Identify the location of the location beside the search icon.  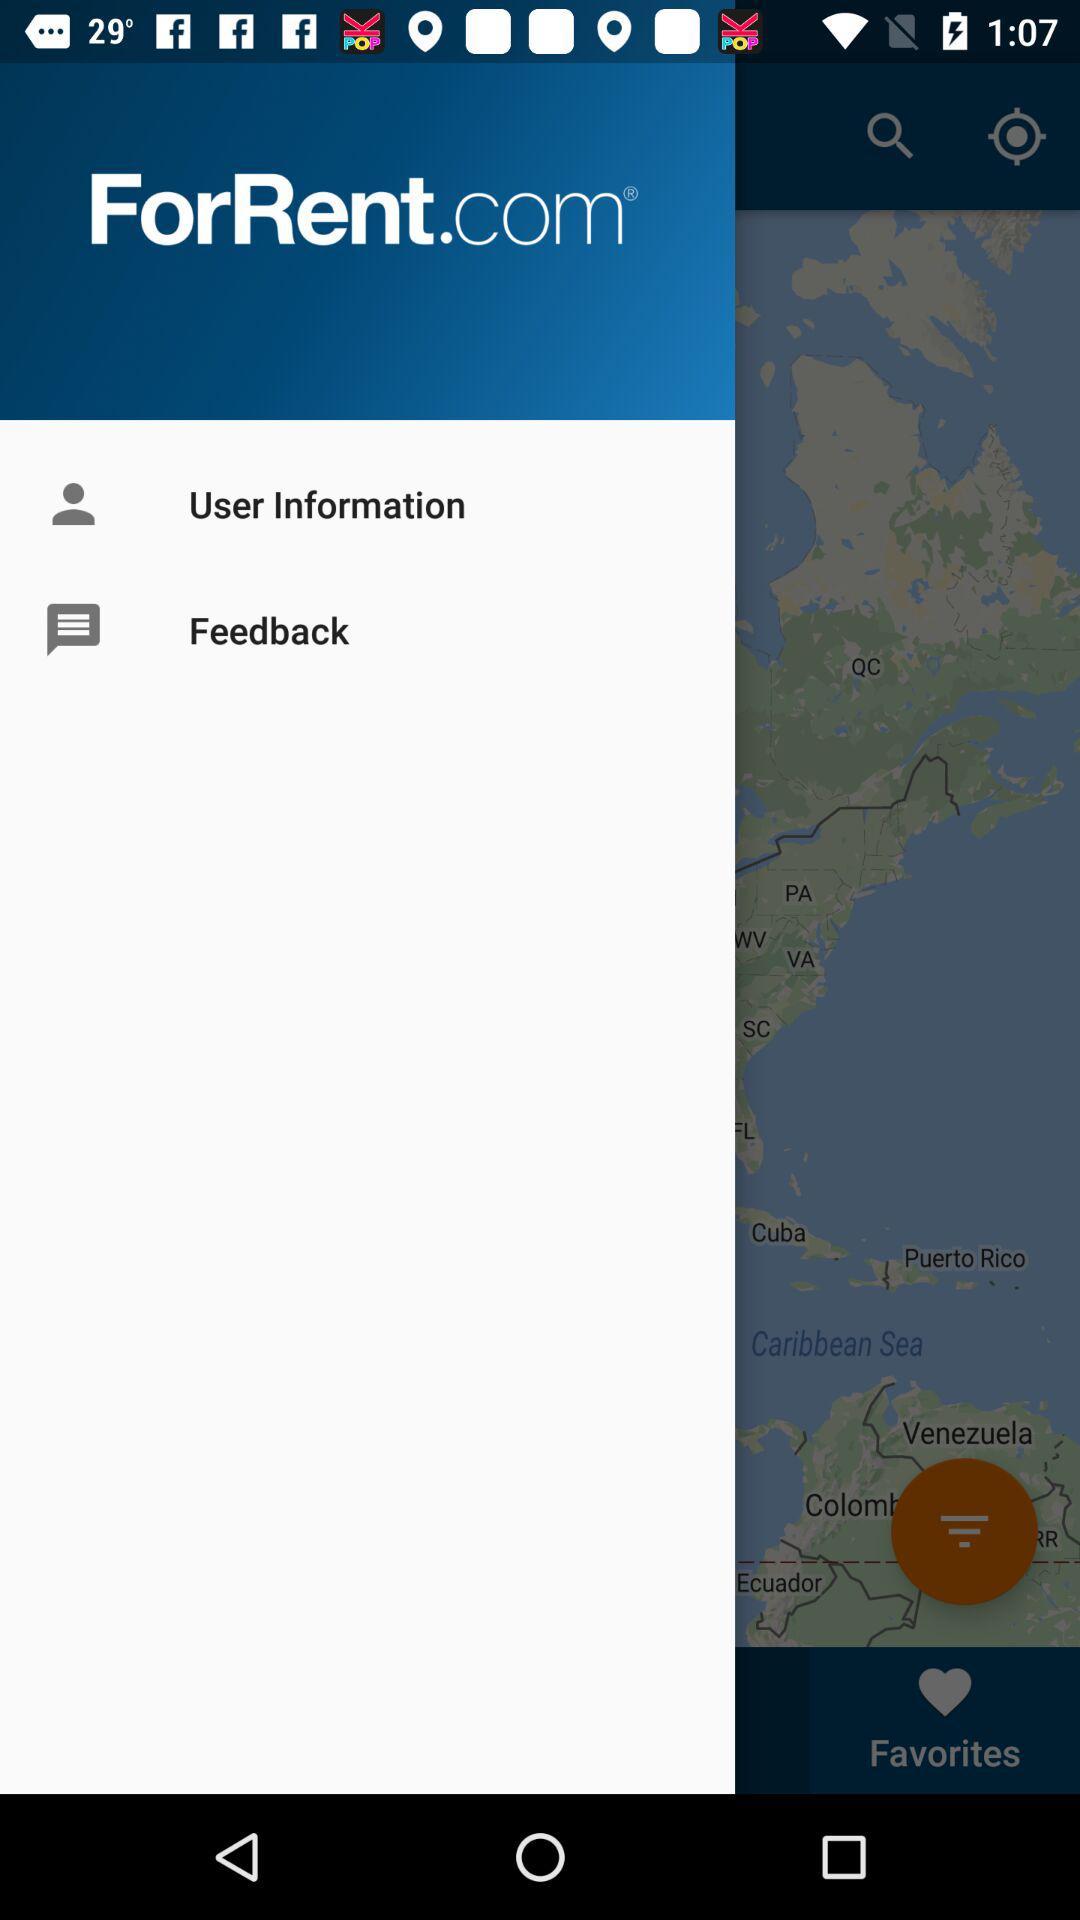
(1017, 136).